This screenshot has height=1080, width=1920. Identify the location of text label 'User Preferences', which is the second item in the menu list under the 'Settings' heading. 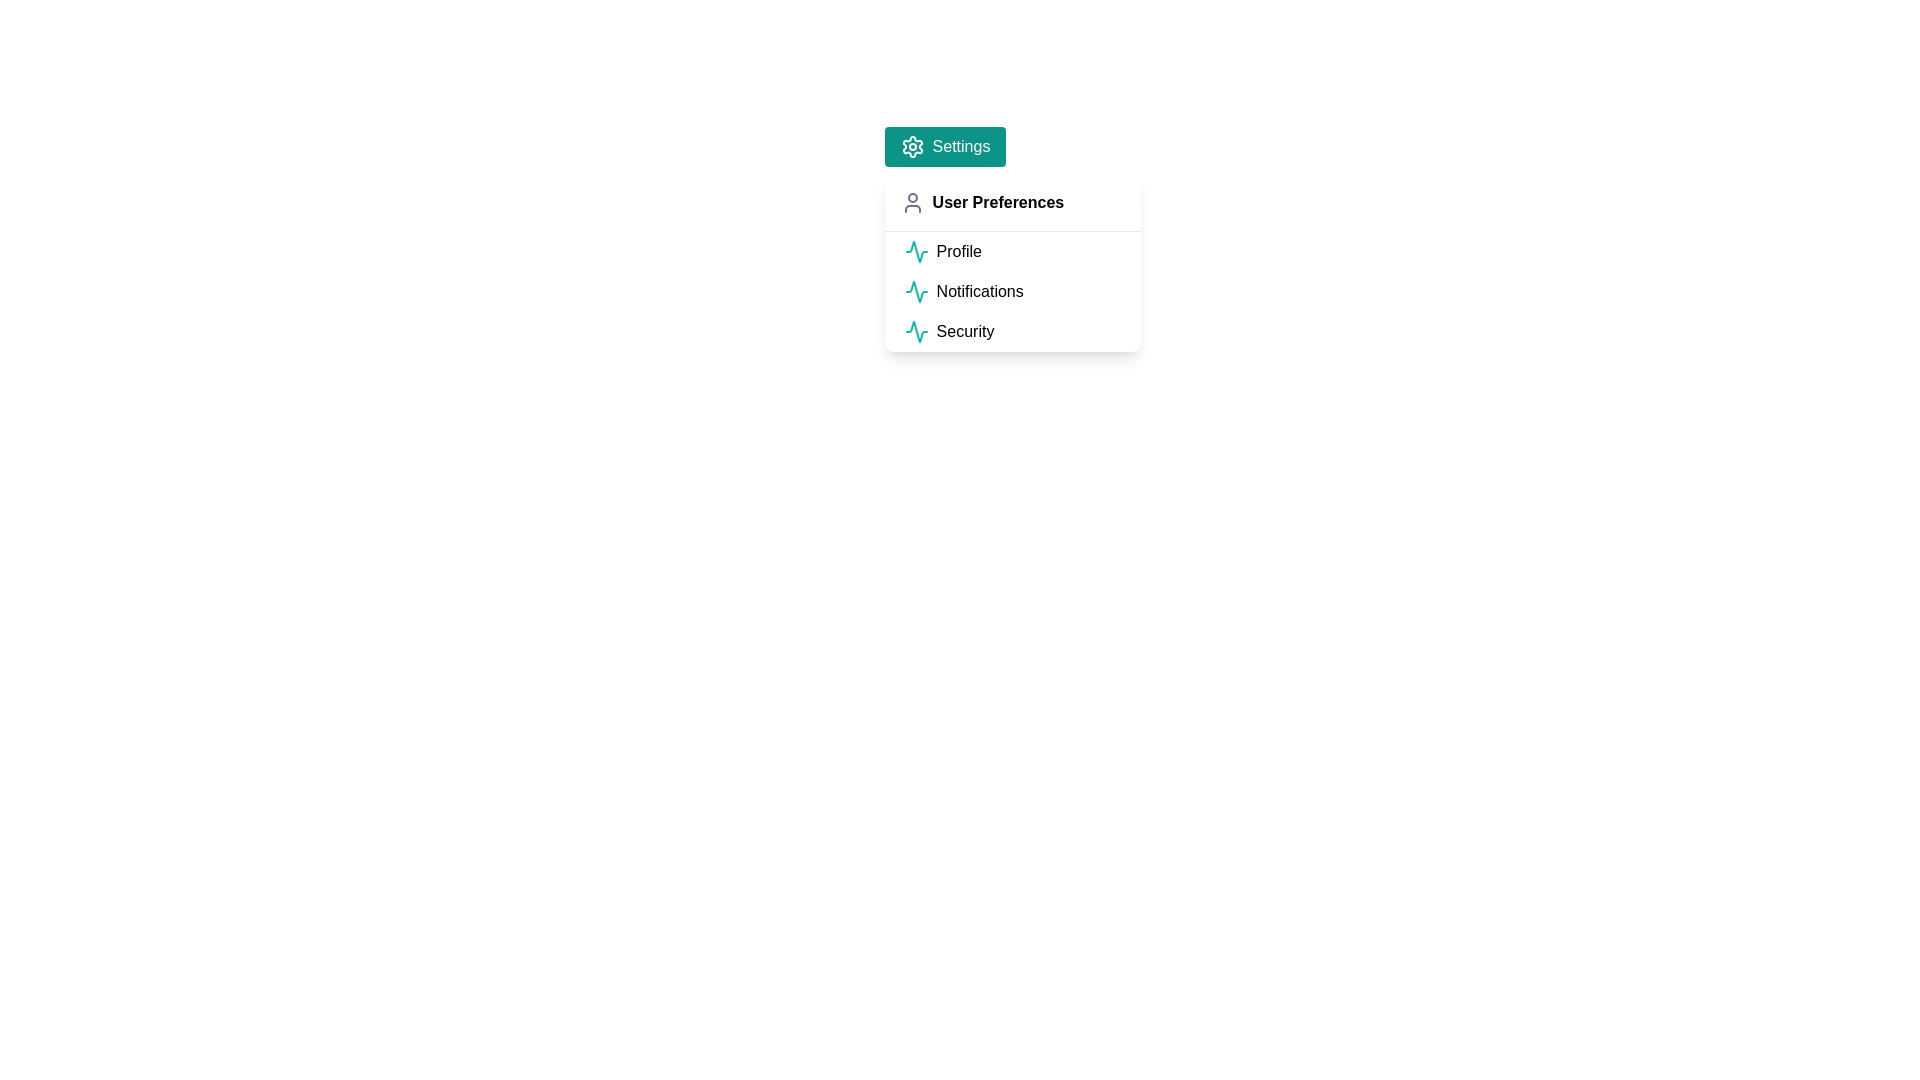
(998, 203).